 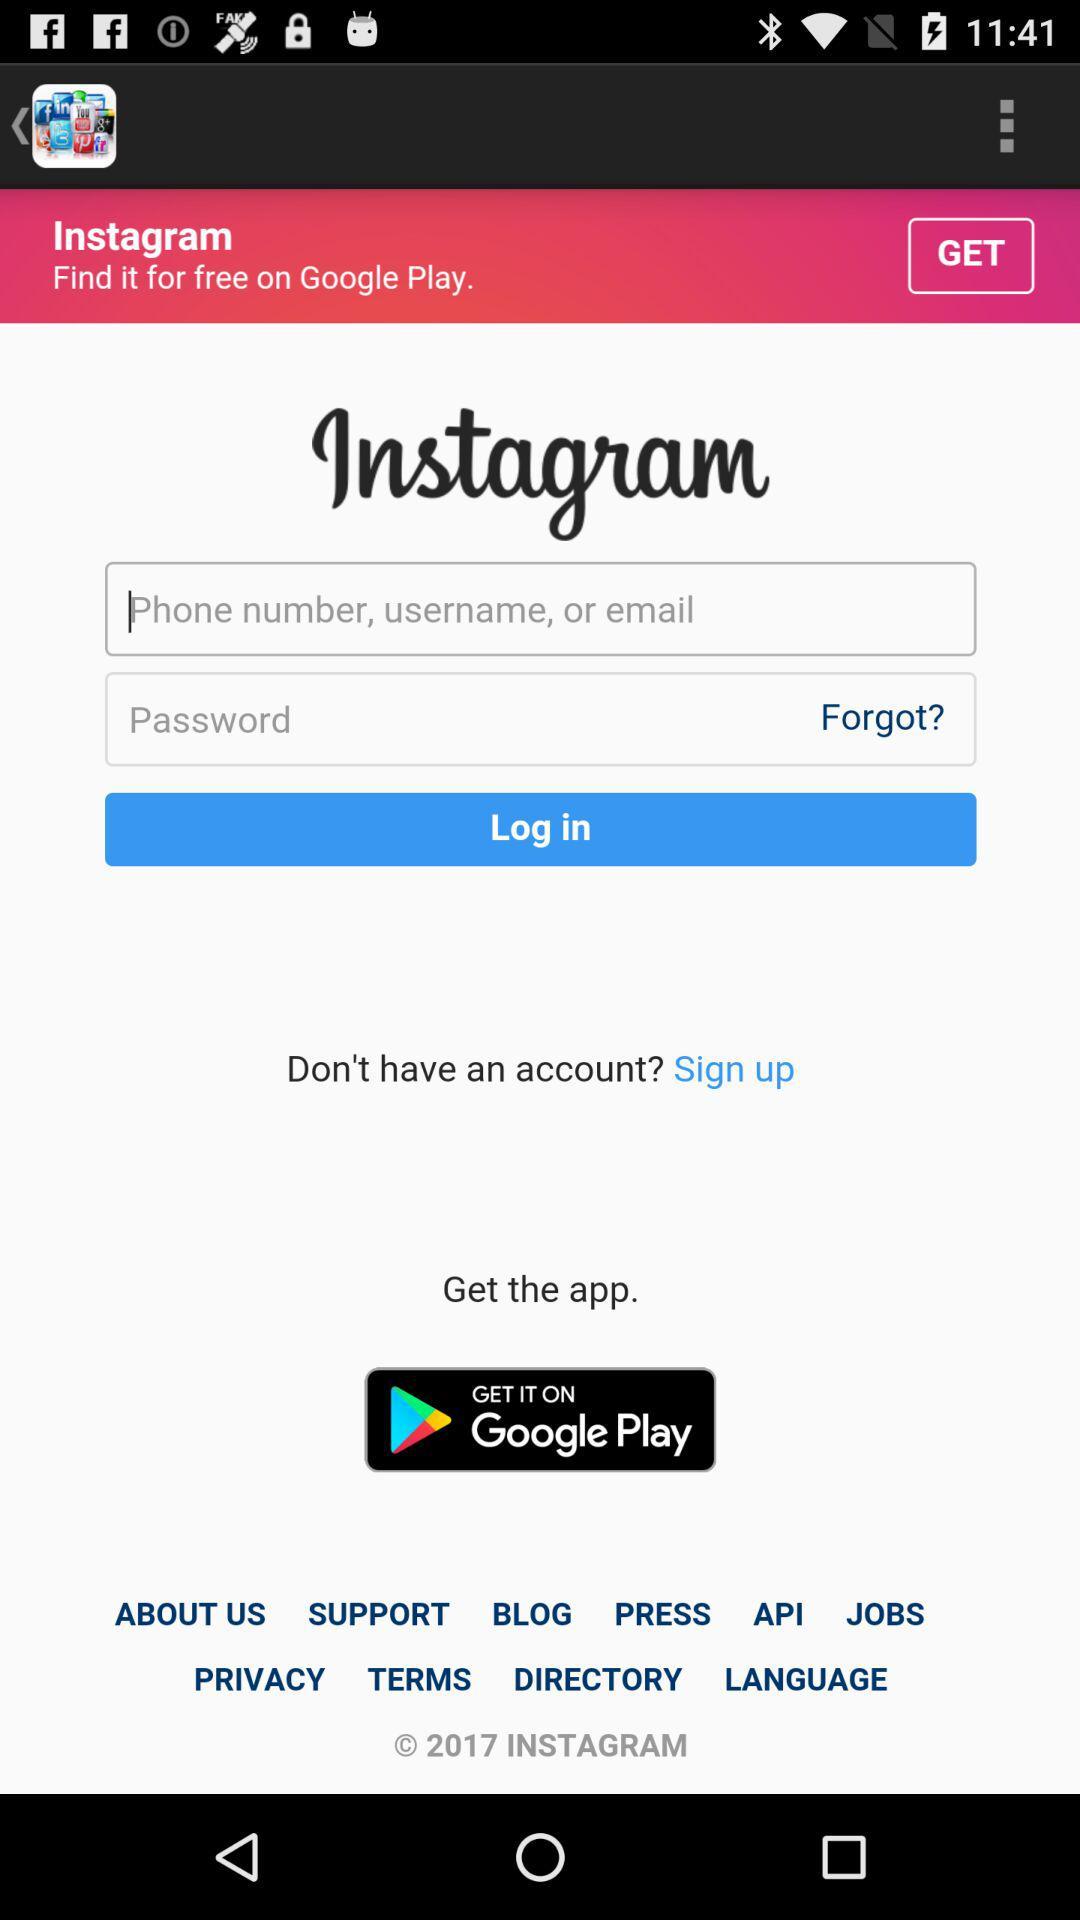 I want to click on instagram app from google paly, so click(x=540, y=991).